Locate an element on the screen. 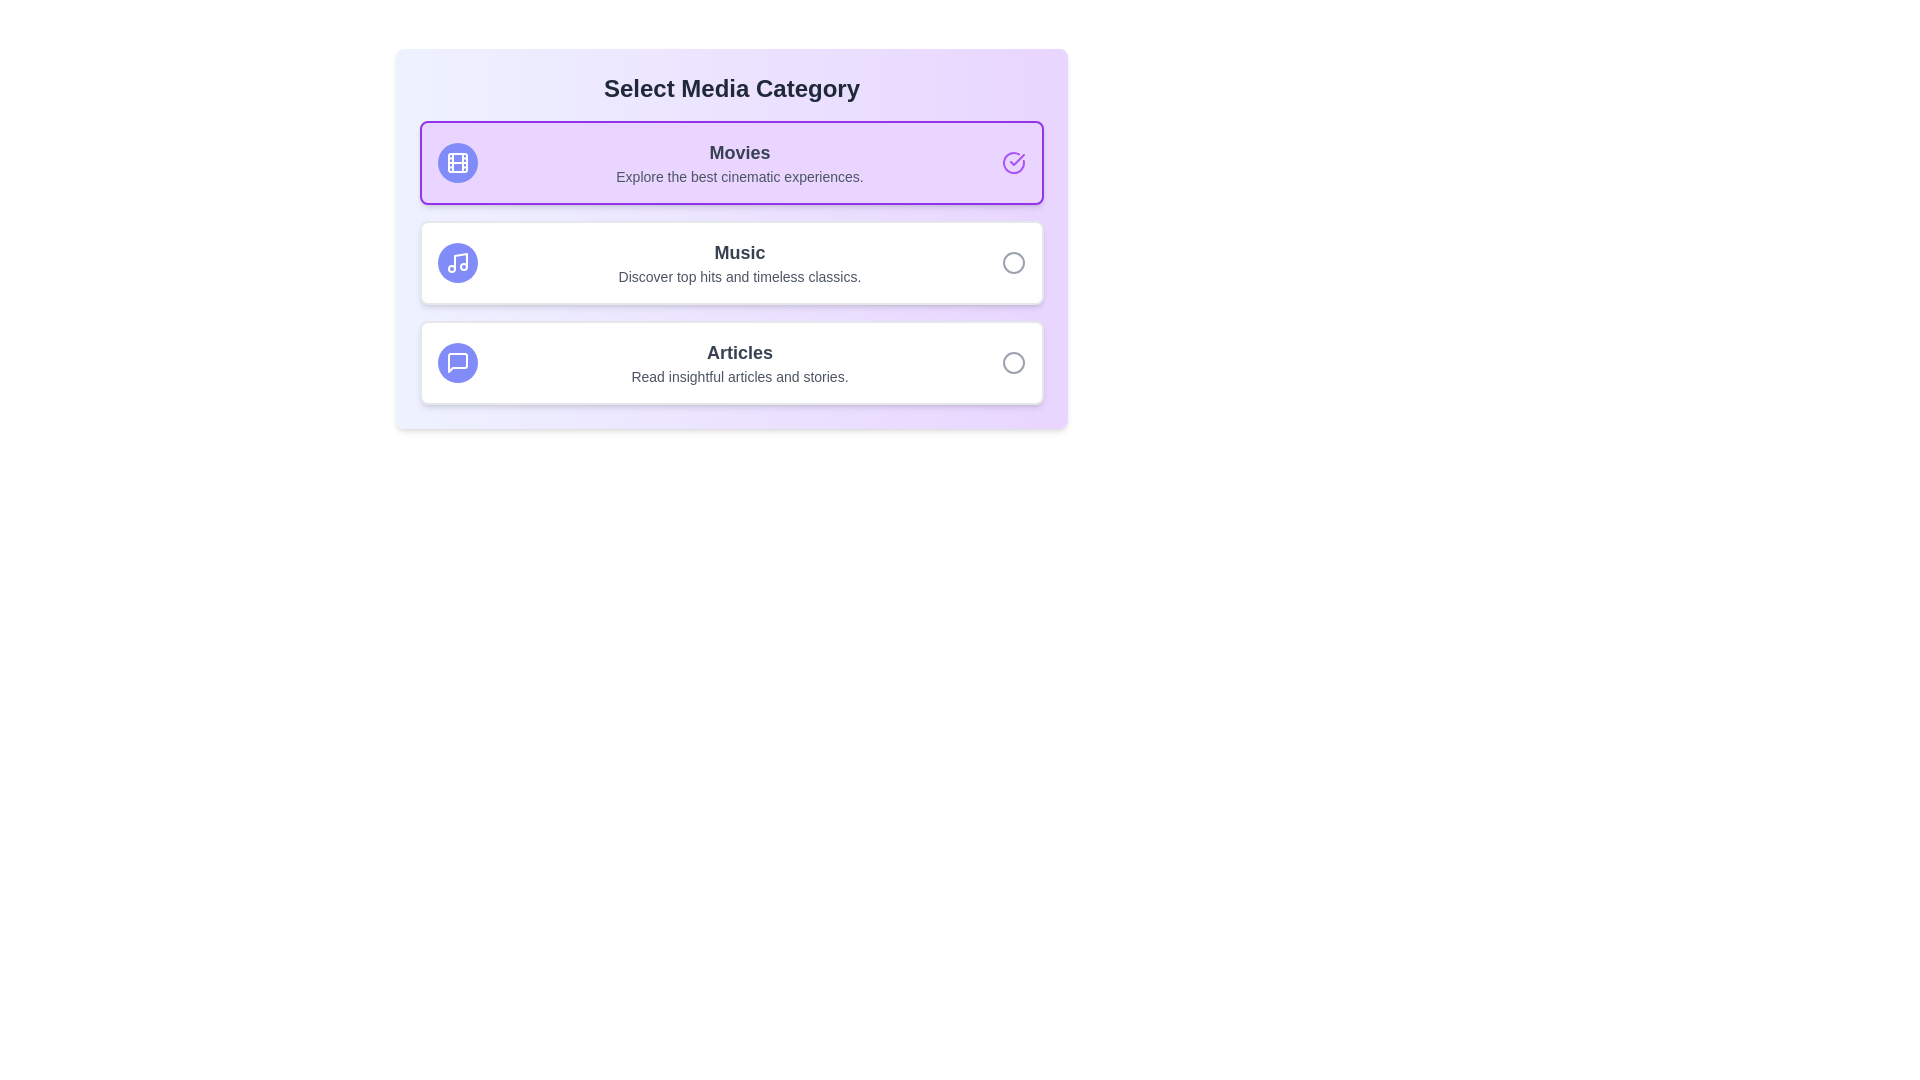 The image size is (1920, 1080). the round button with a film icon located to the left of the text 'Movies' is located at coordinates (456, 161).